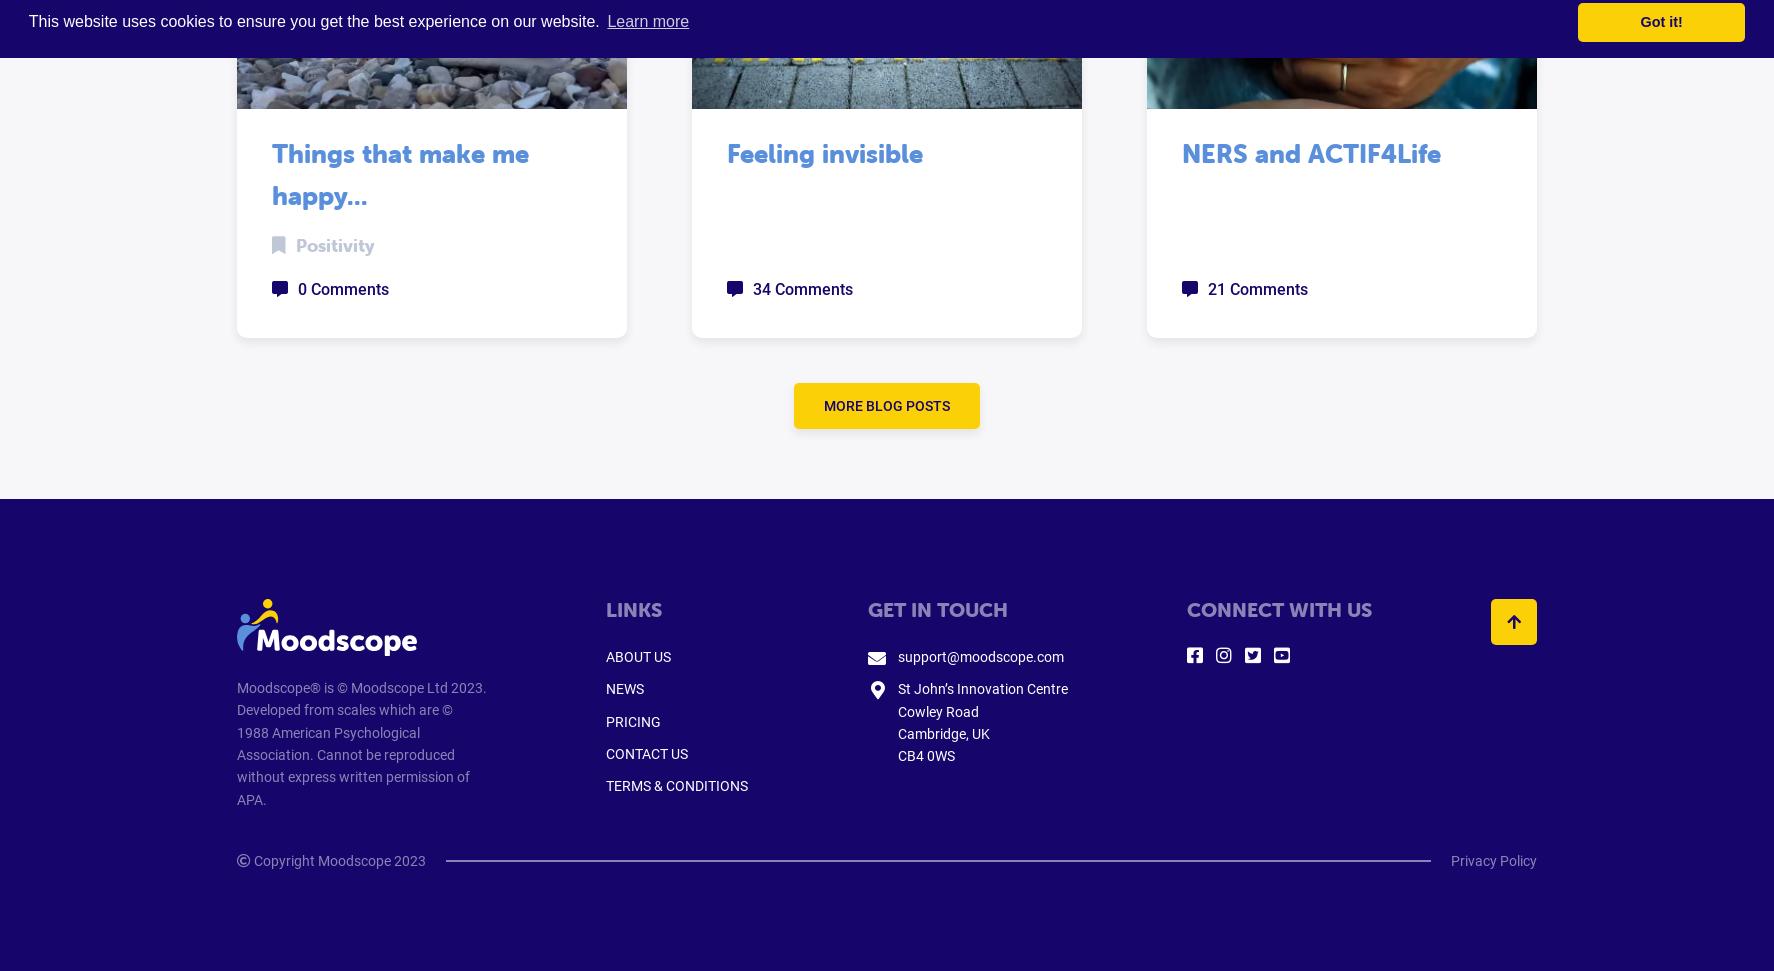 The height and width of the screenshot is (971, 1774). I want to click on 'Learn more', so click(606, 21).